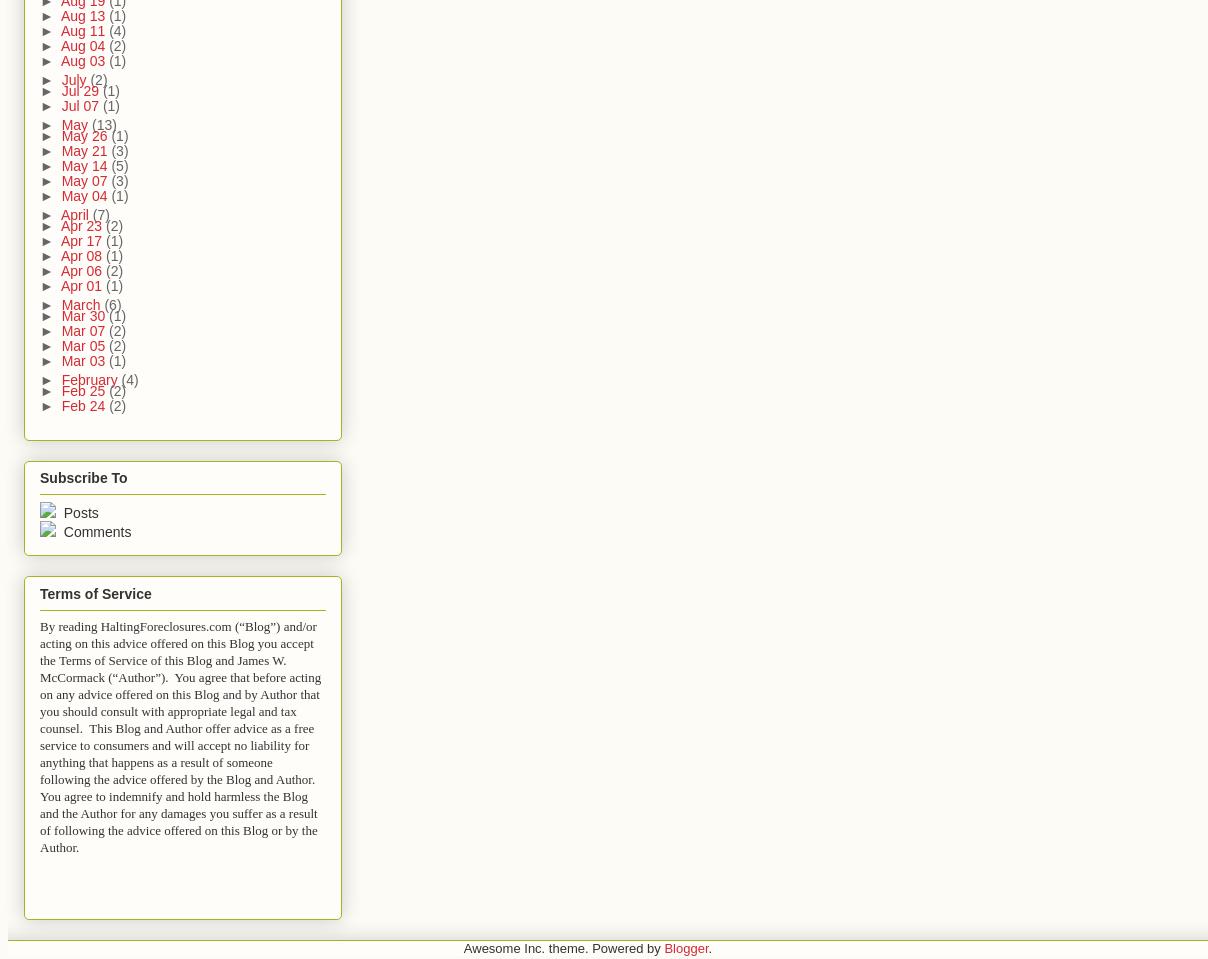  I want to click on 'Mar 05', so click(84, 346).